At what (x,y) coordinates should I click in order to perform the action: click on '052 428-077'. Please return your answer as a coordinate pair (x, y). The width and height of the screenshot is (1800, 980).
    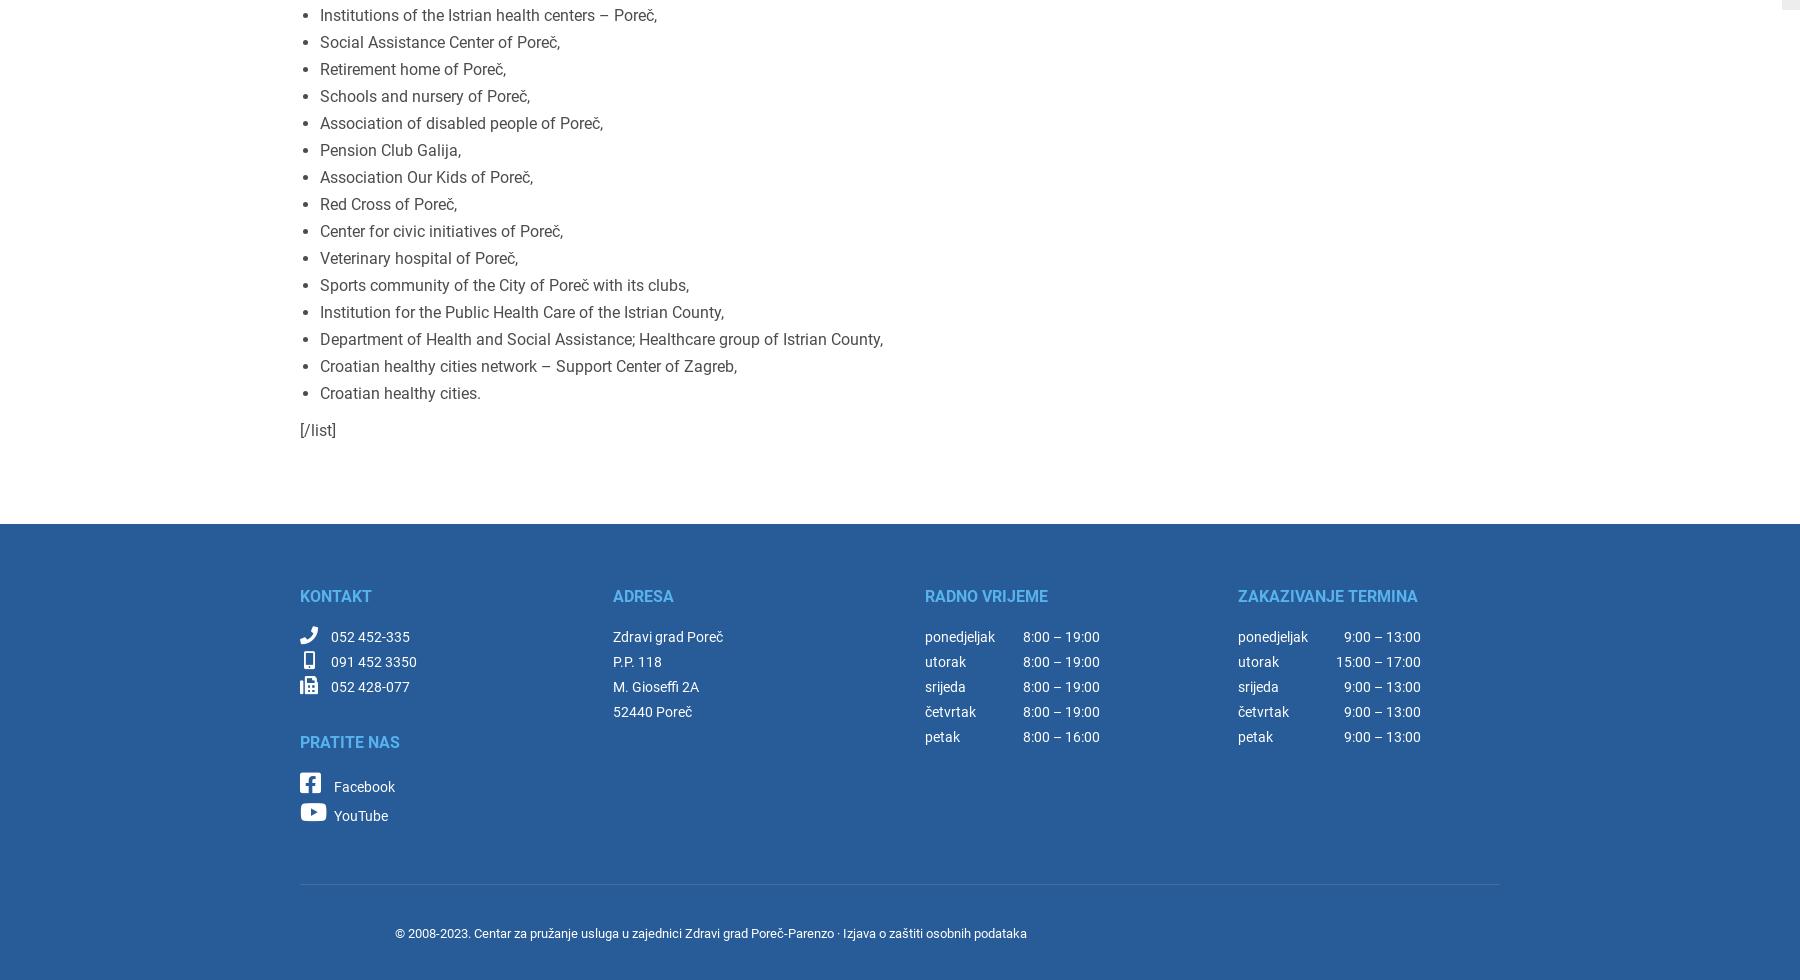
    Looking at the image, I should click on (369, 686).